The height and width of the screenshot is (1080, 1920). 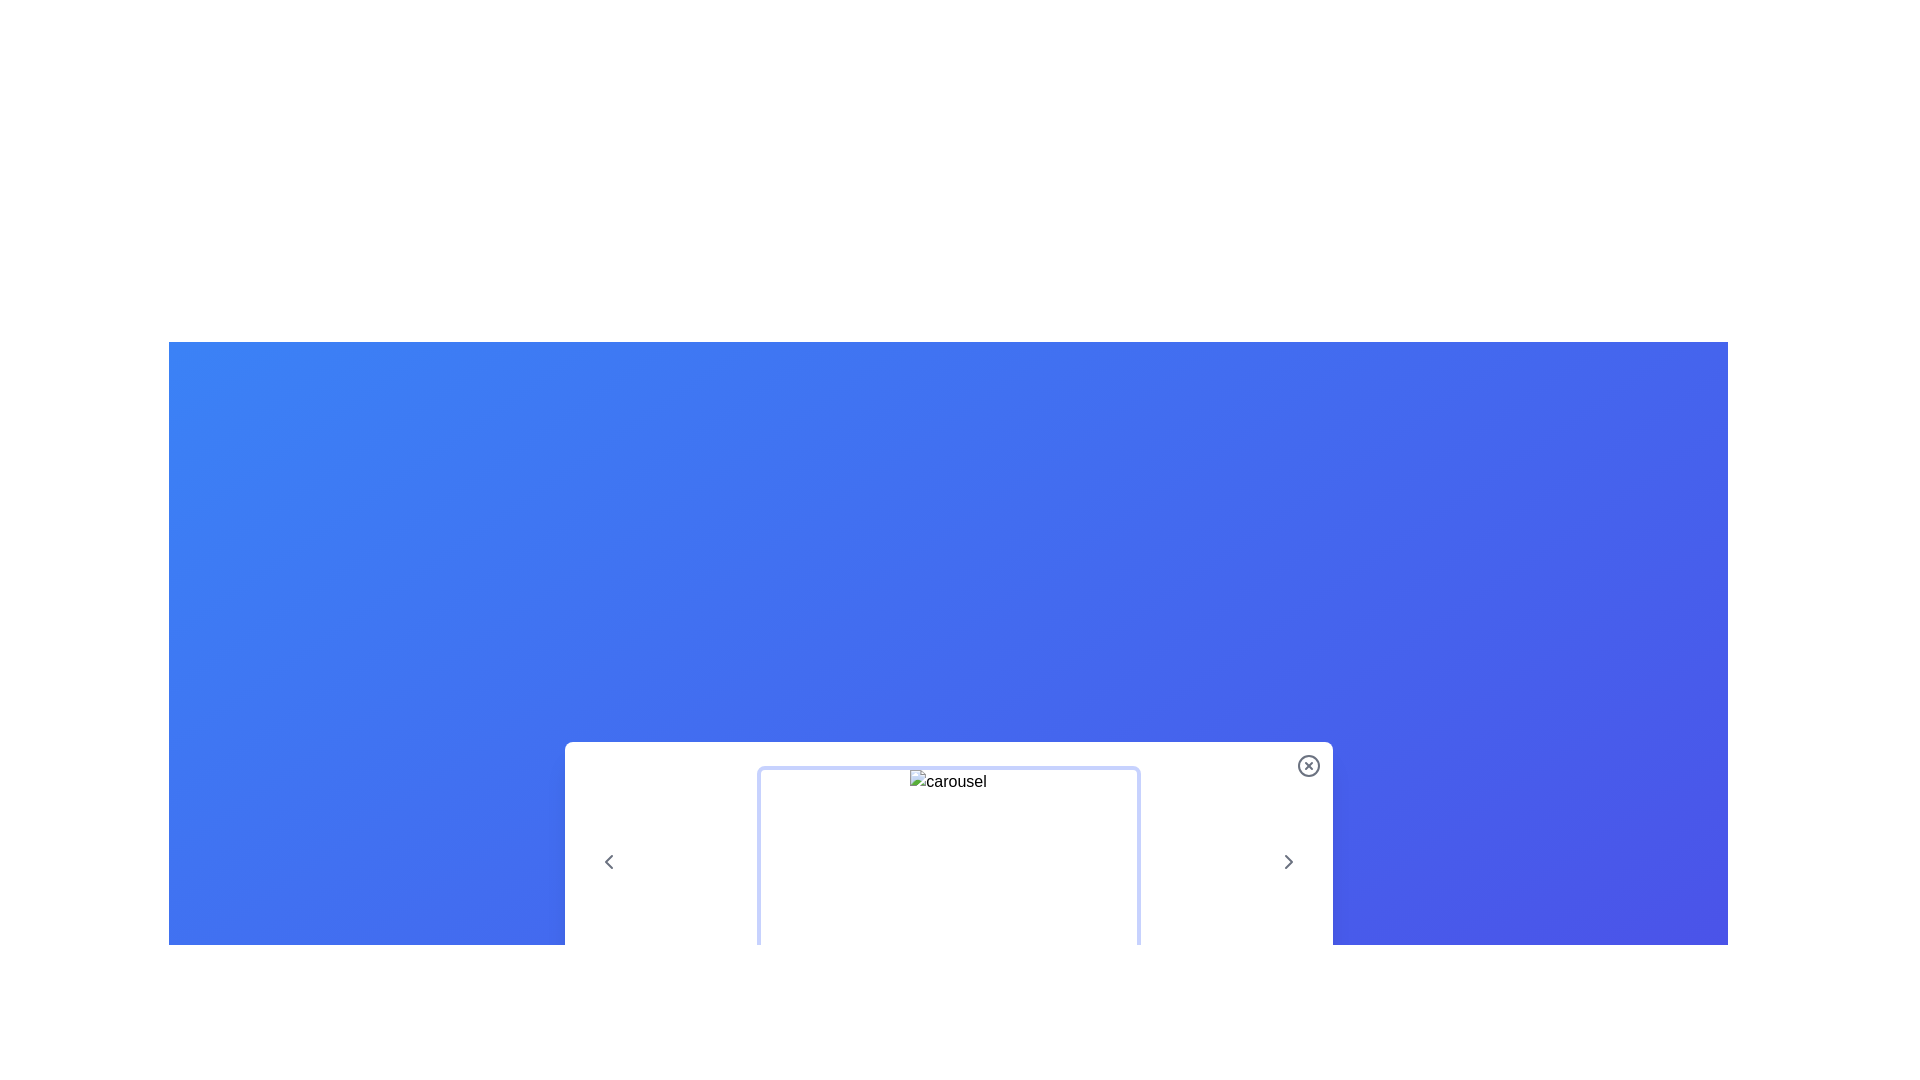 I want to click on the 'back' button located in the lower left corner of the primary interactive area, so click(x=607, y=860).